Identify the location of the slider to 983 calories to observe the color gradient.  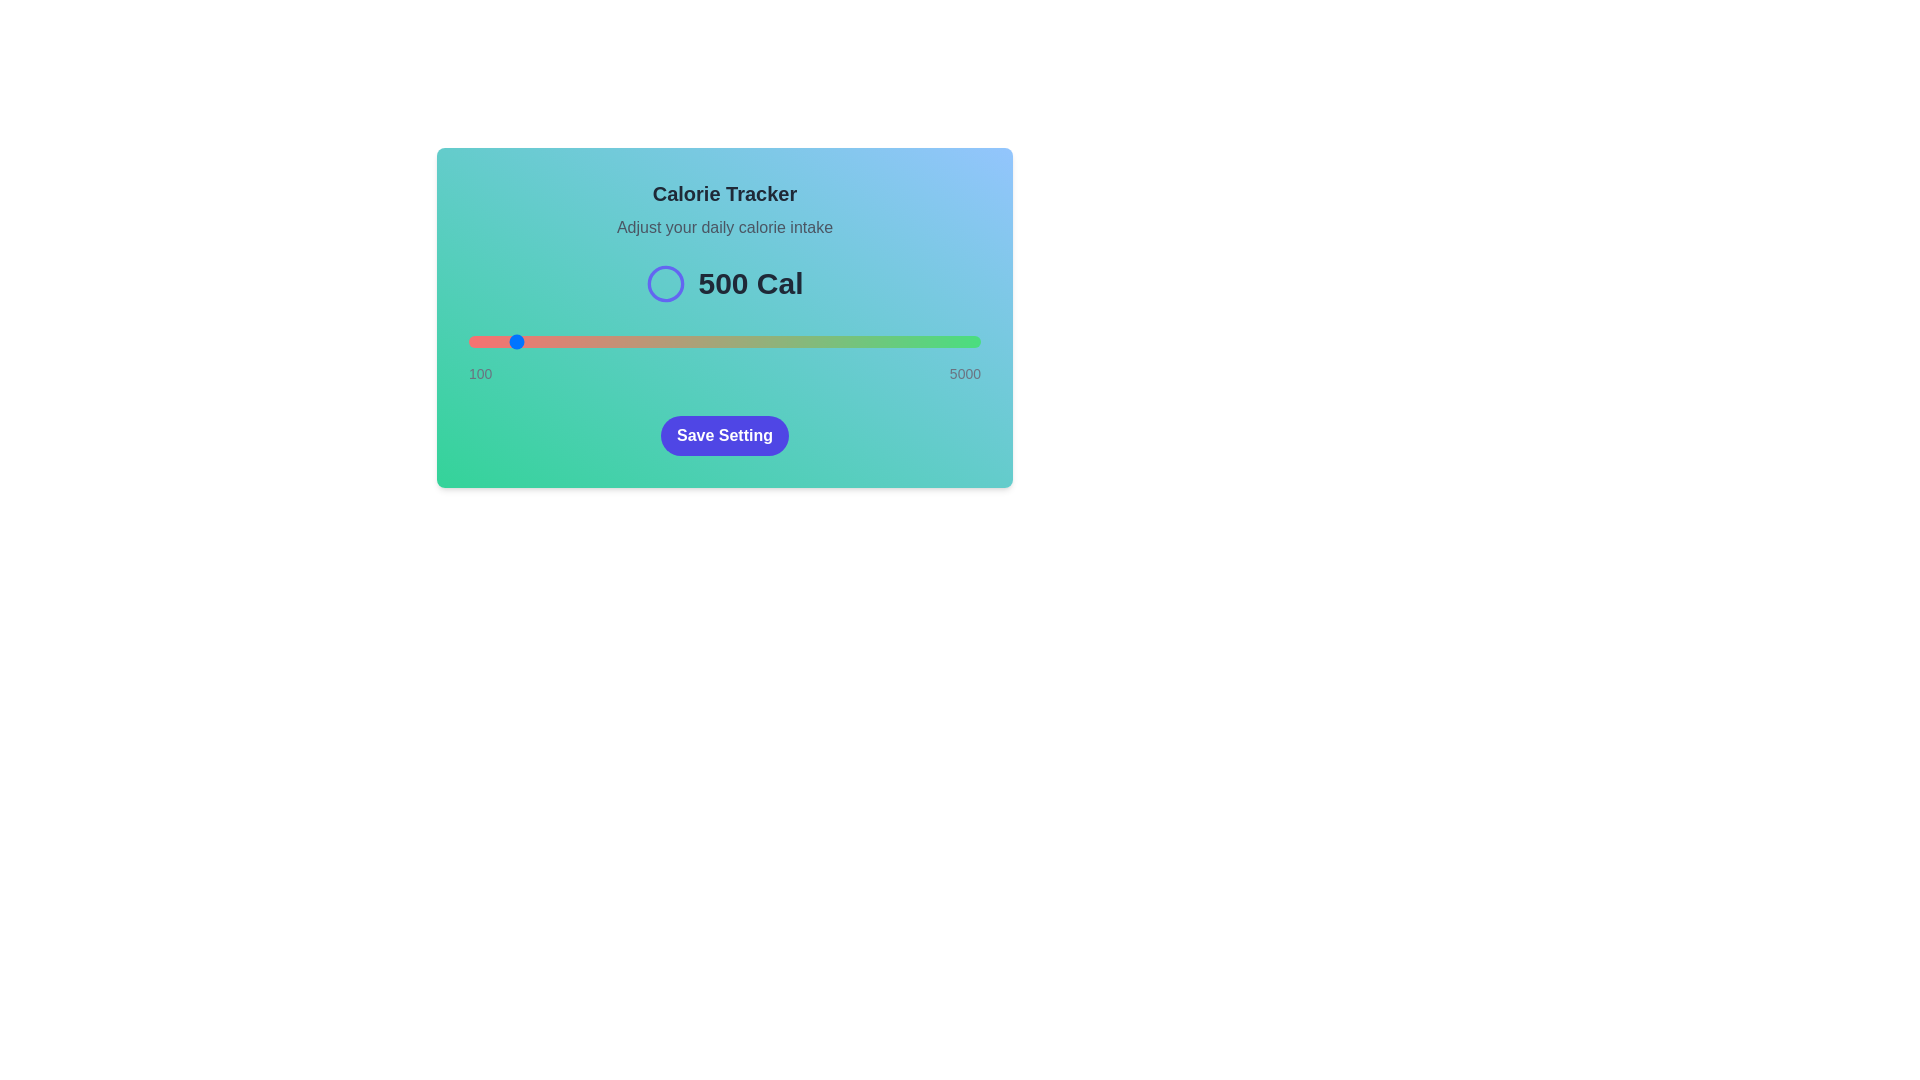
(560, 341).